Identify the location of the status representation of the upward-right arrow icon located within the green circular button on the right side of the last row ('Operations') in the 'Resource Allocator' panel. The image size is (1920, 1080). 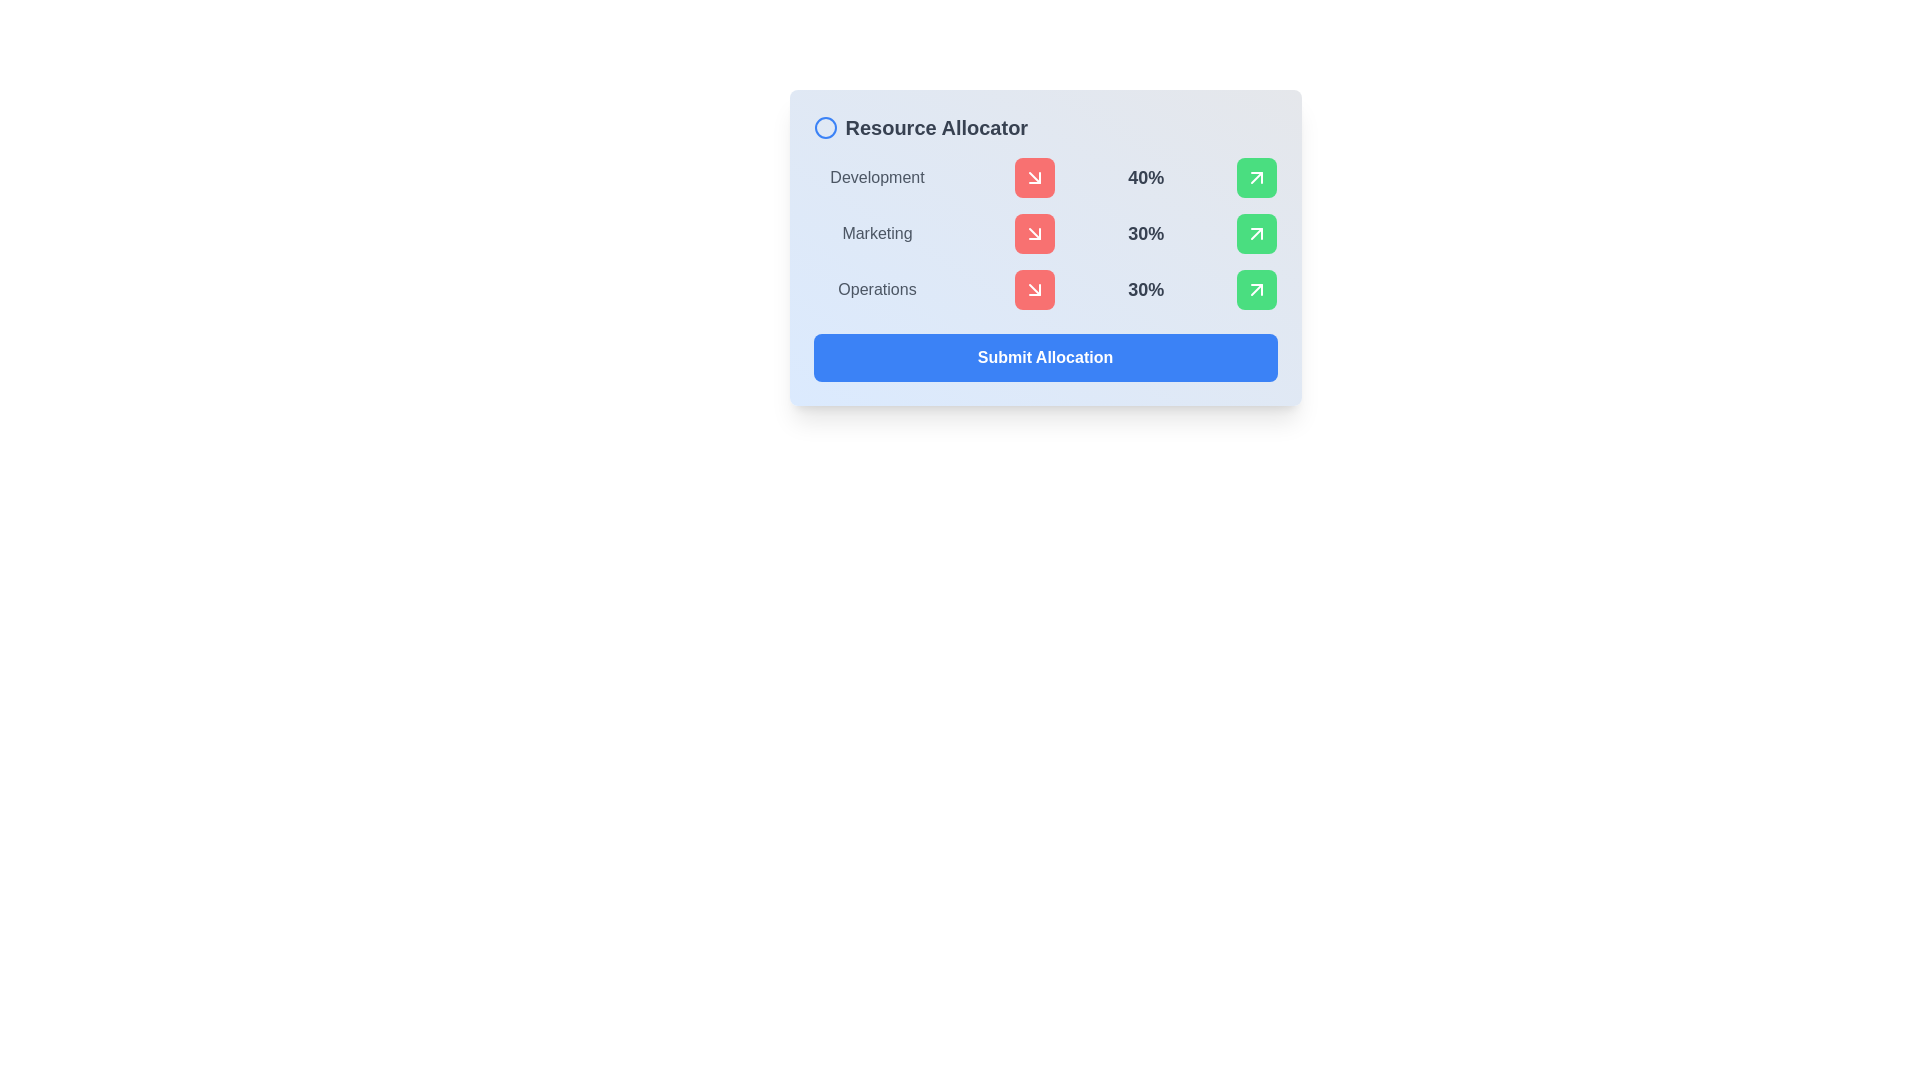
(1256, 176).